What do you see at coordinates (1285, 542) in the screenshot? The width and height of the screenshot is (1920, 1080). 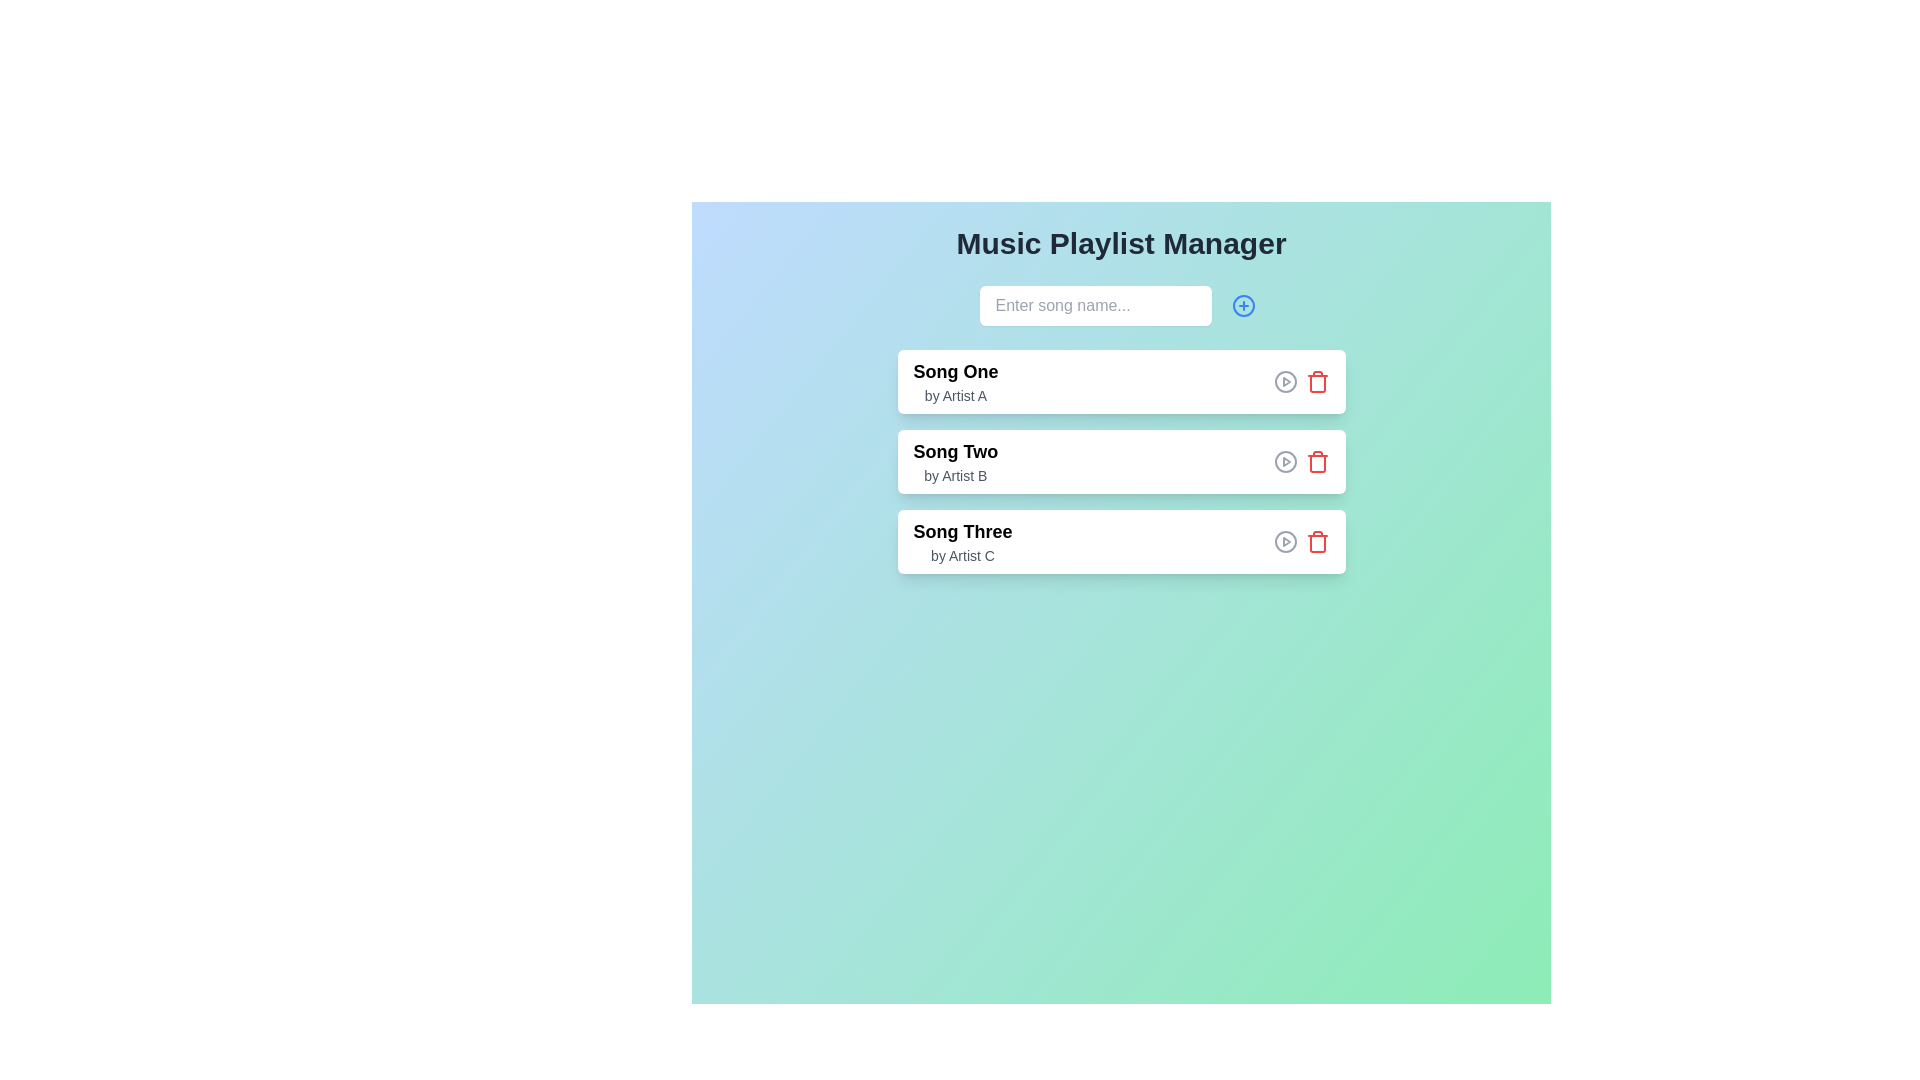 I see `the circular play button with a black stroke located in the bottom right corner of 'Song Three by Artist C'` at bounding box center [1285, 542].